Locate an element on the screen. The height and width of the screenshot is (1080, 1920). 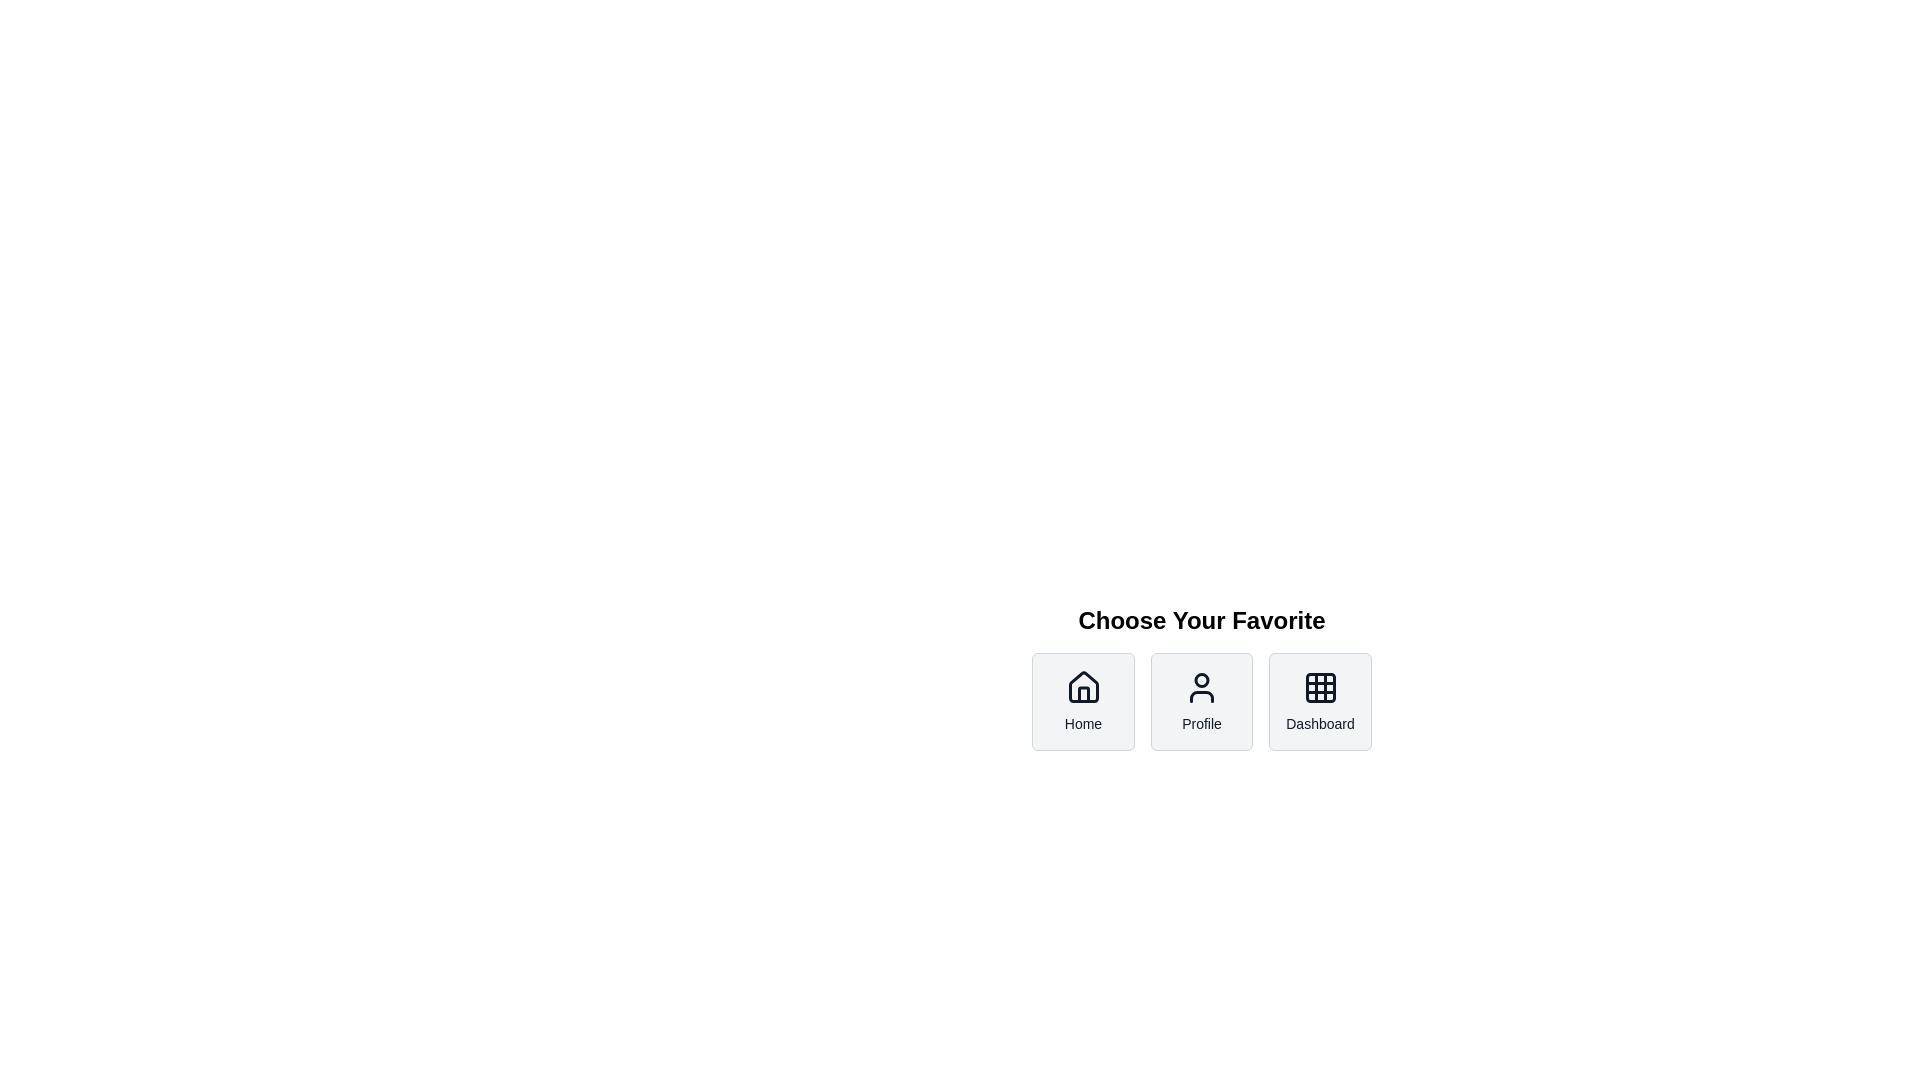
the 'Profile' button with a user icon, which is the middle button under the 'Choose Your Favorite' title is located at coordinates (1200, 701).